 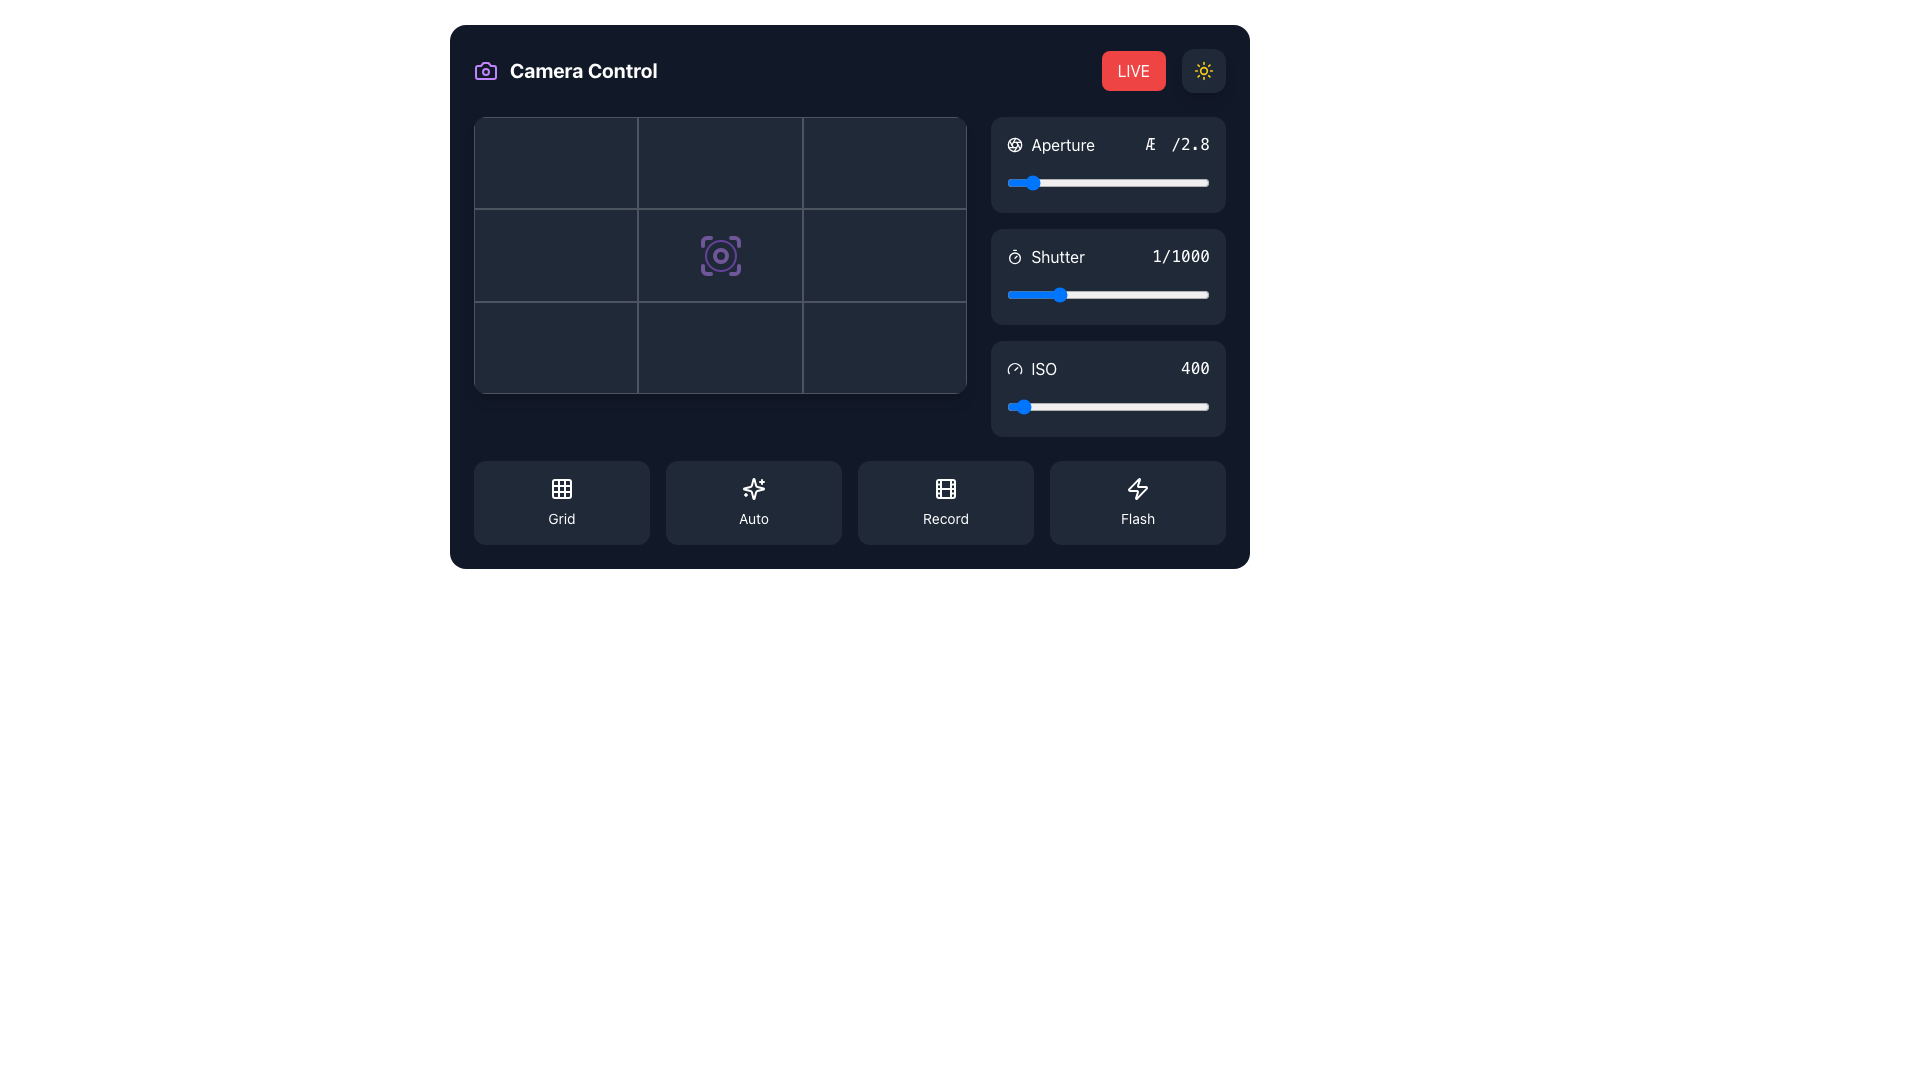 What do you see at coordinates (1056, 294) in the screenshot?
I see `the shutter speed value` at bounding box center [1056, 294].